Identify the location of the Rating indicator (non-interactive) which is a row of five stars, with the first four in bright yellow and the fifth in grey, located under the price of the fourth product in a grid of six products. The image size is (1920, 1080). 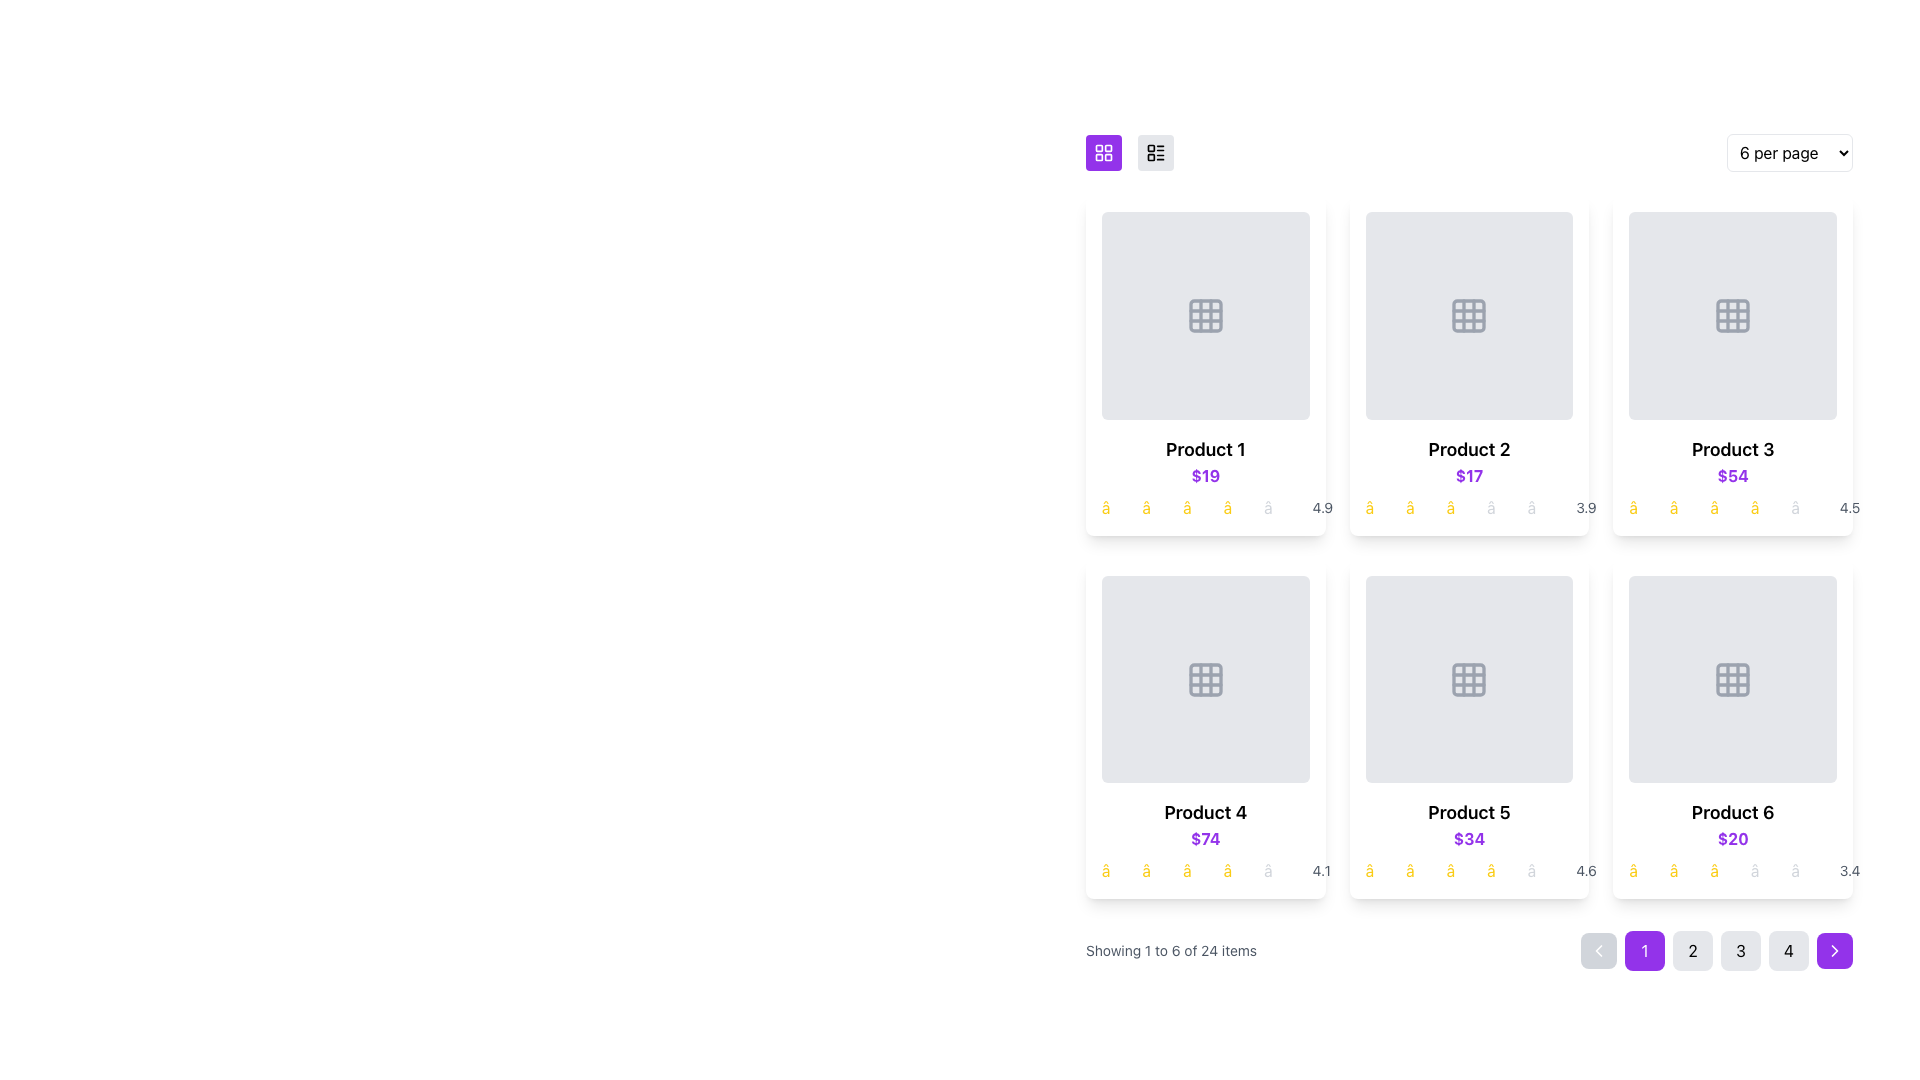
(1202, 870).